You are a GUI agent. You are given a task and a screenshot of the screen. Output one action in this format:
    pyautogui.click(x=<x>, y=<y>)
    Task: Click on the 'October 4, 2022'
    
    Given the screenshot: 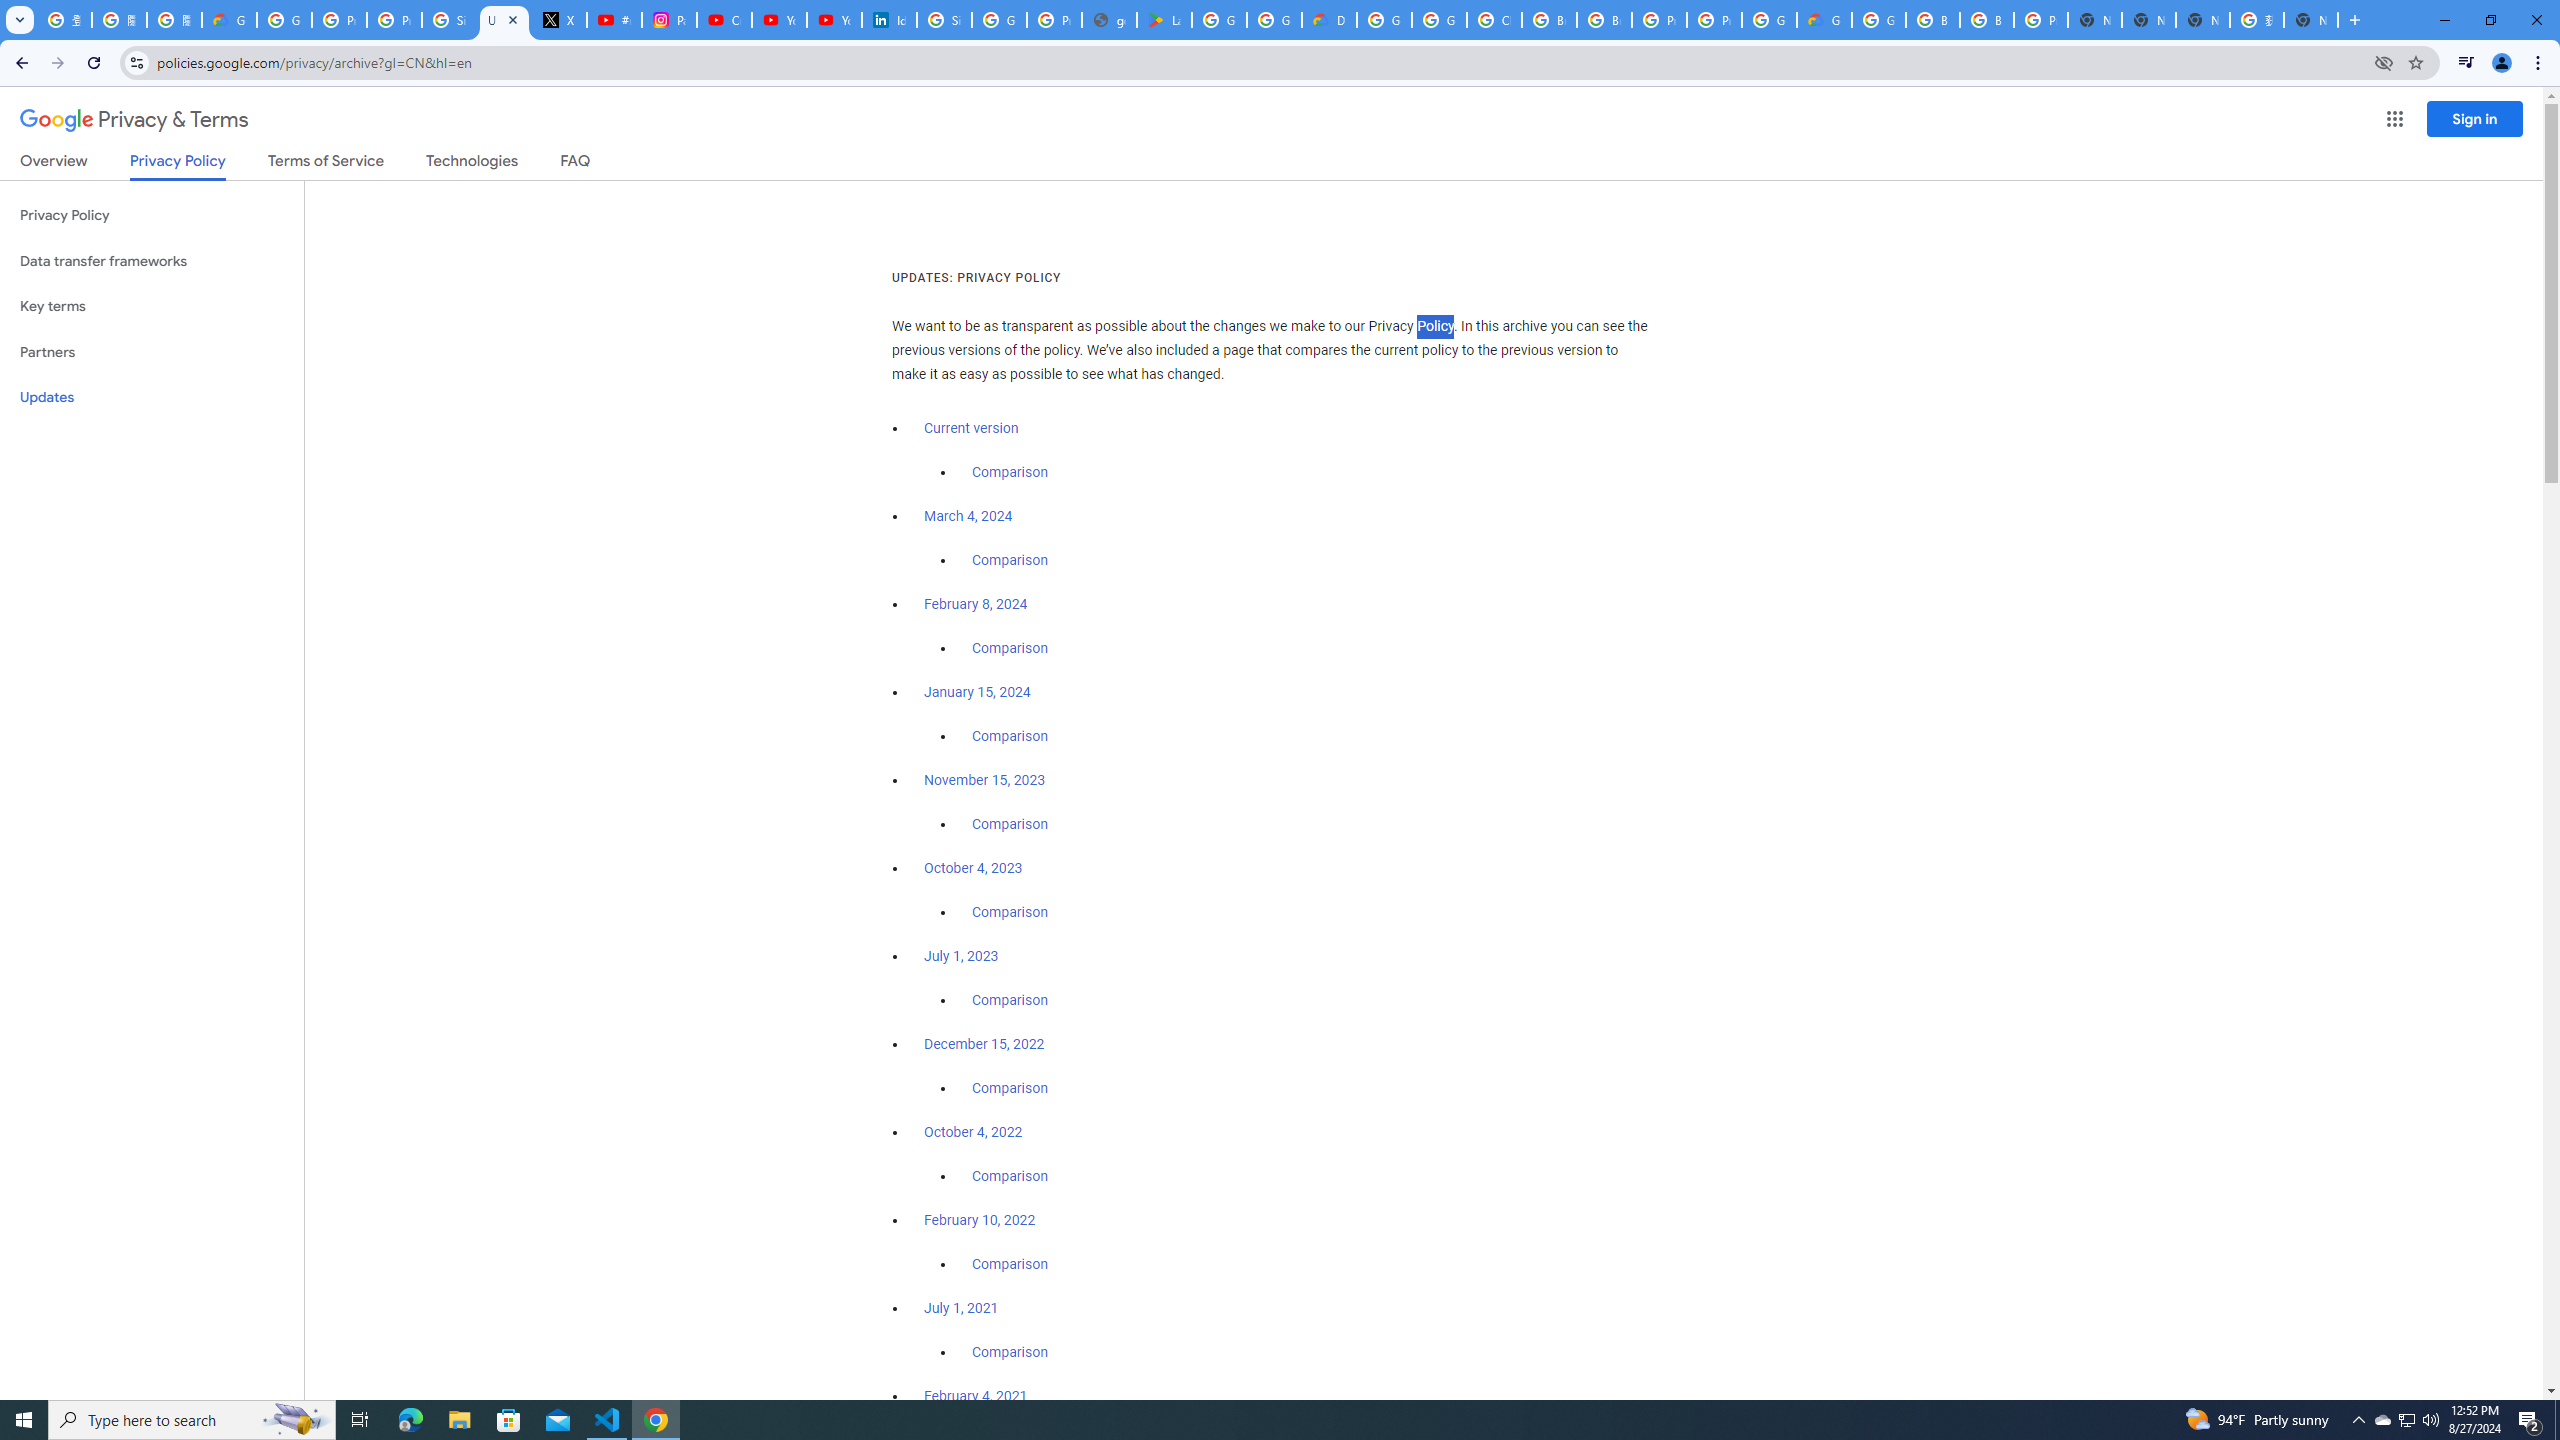 What is the action you would take?
    pyautogui.click(x=974, y=1130)
    